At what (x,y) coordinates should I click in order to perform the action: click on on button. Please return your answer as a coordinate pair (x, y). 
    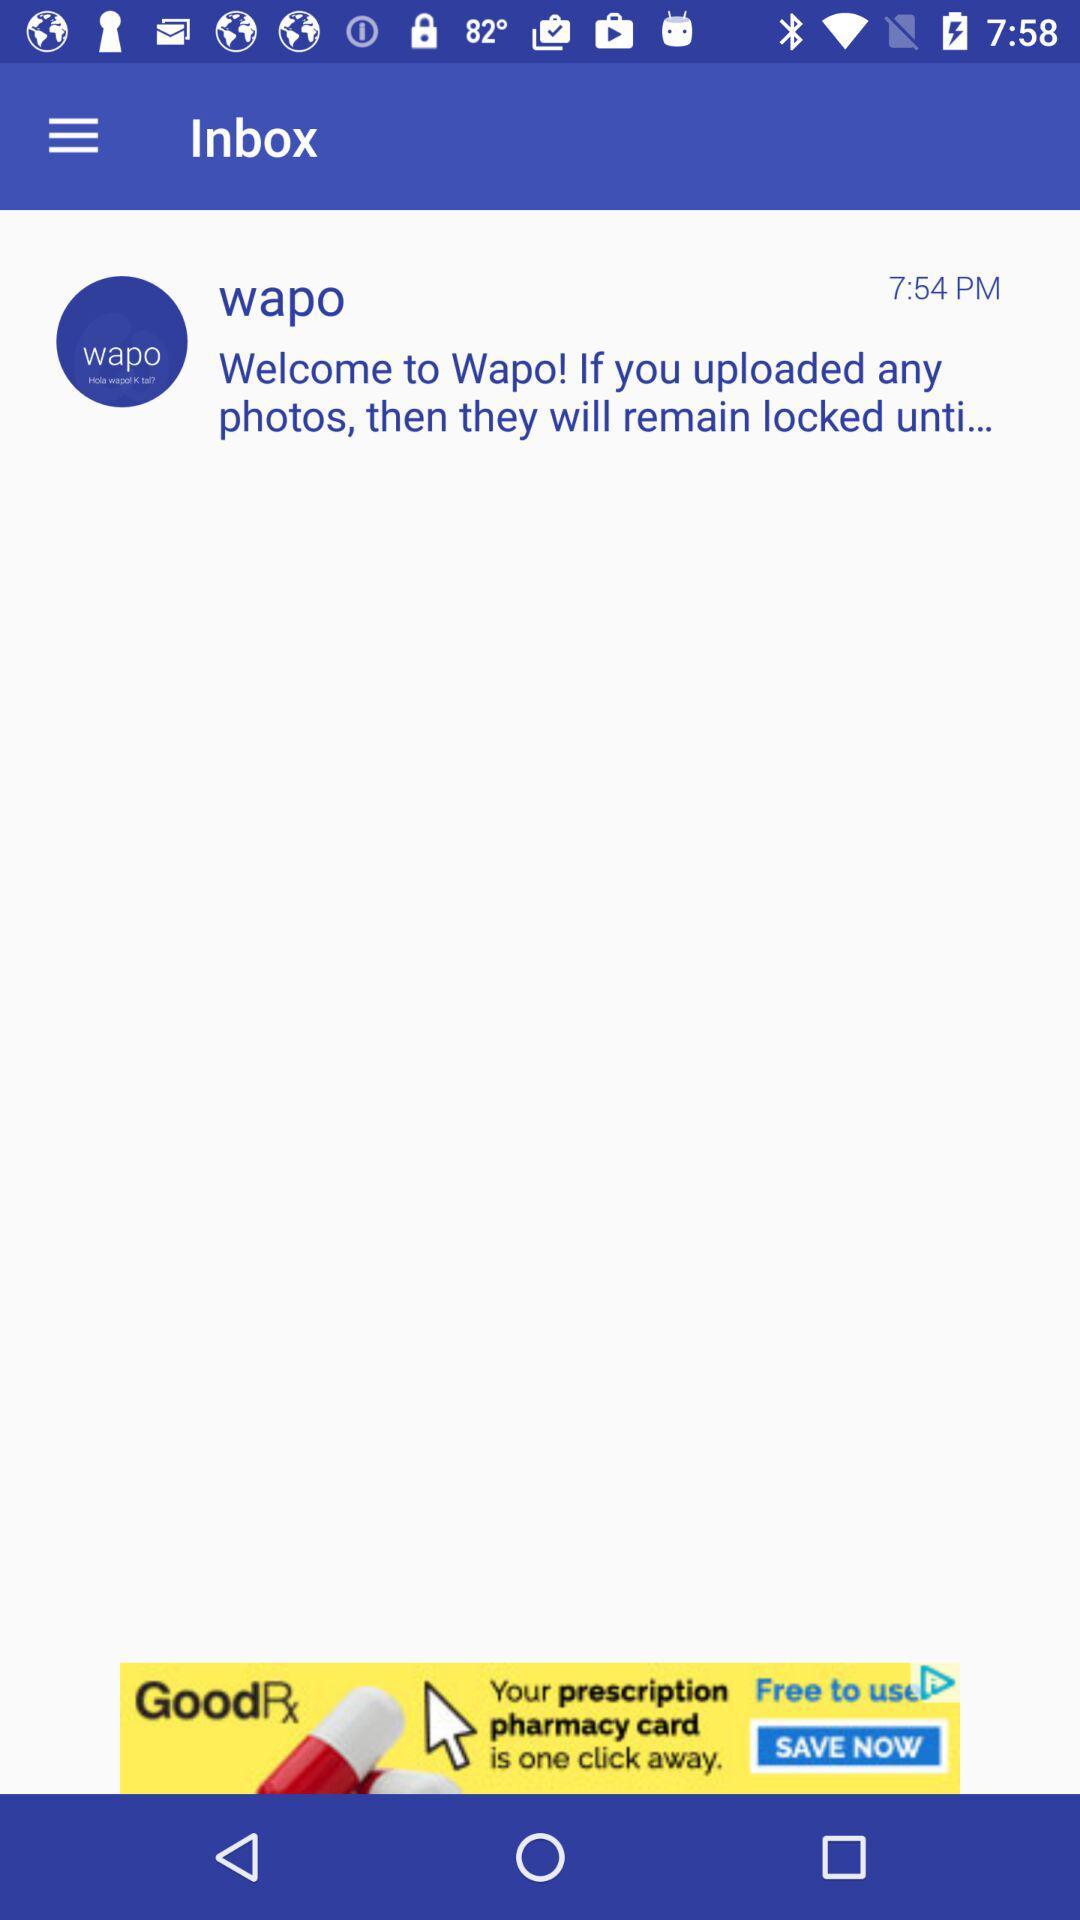
    Looking at the image, I should click on (121, 341).